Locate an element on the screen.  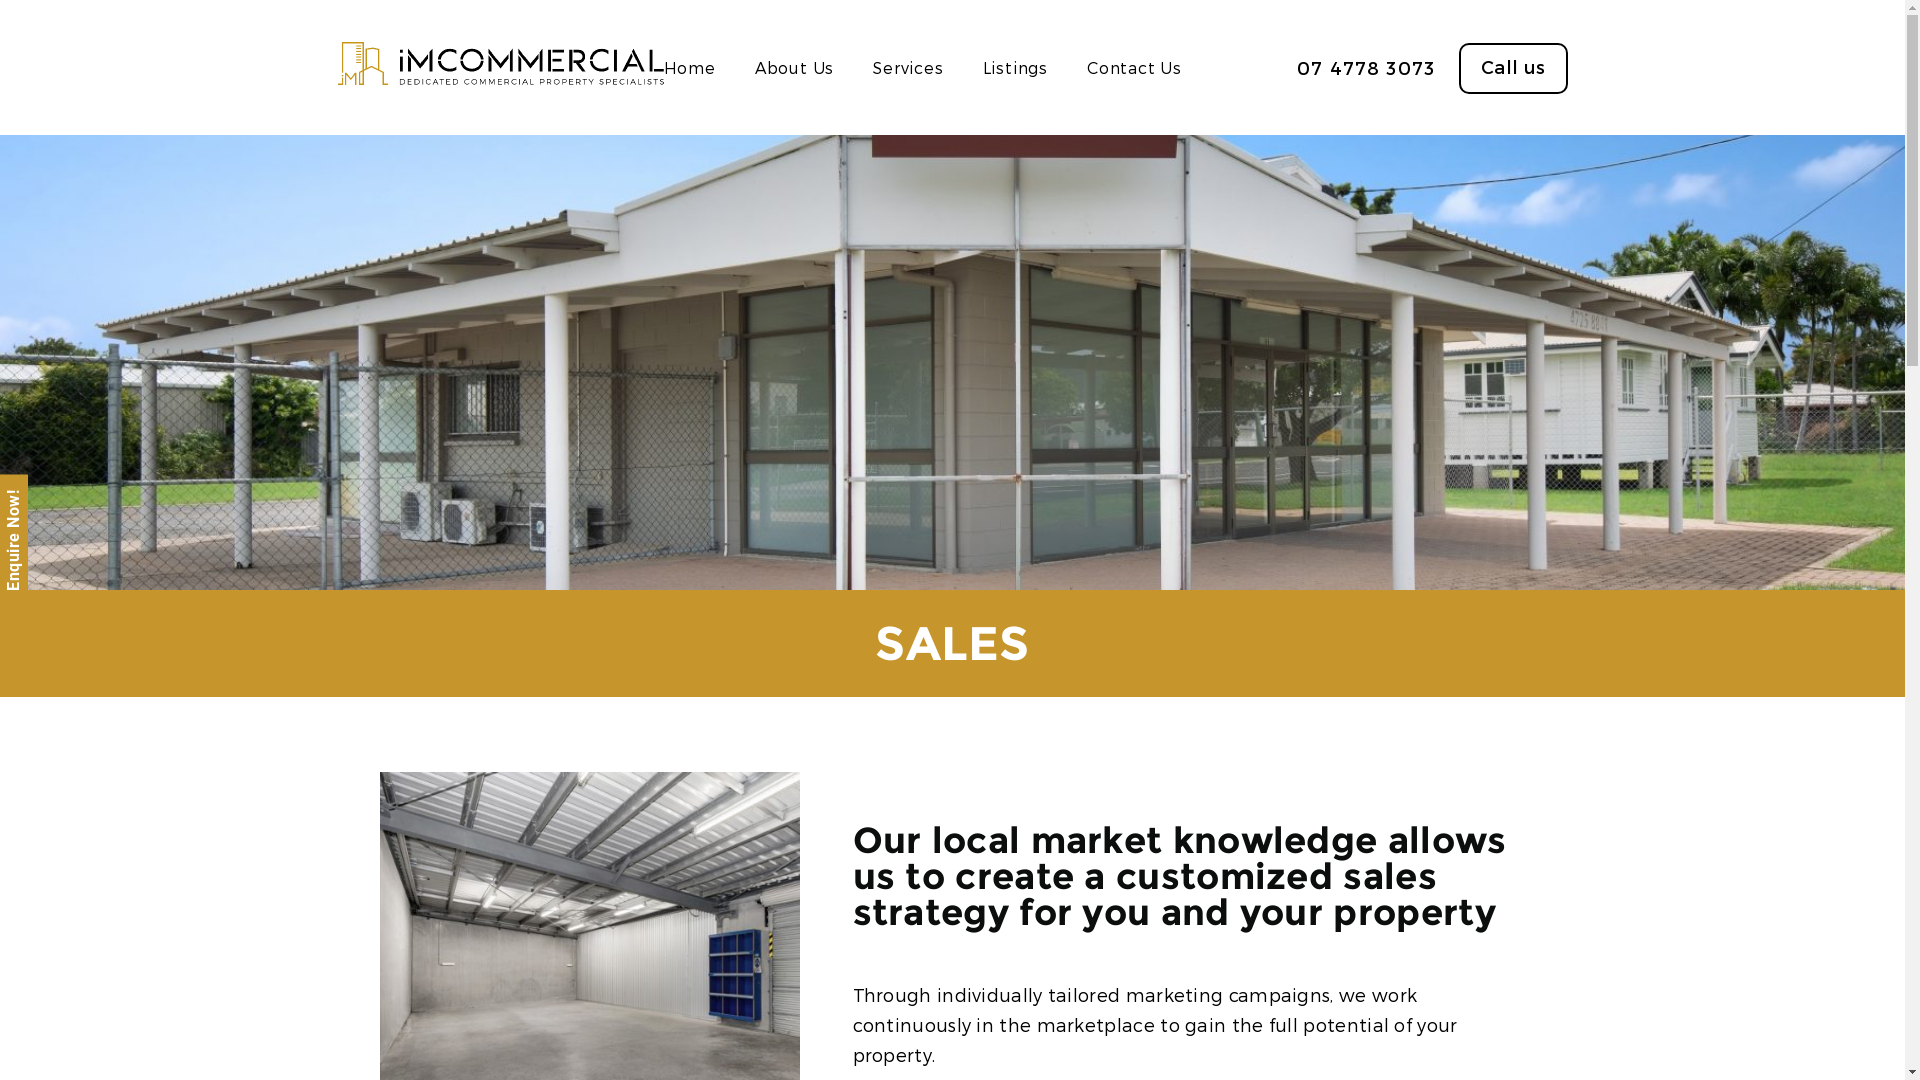
'Call us' is located at coordinates (1512, 67).